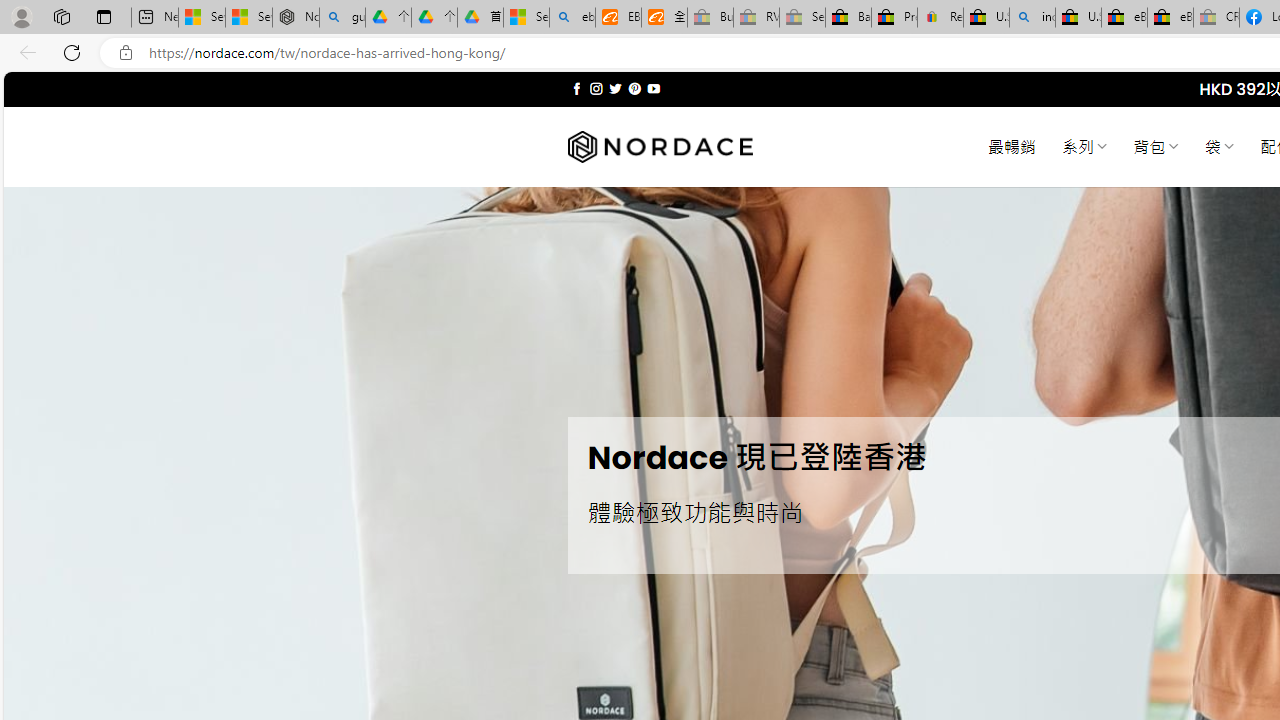  Describe the element at coordinates (633, 88) in the screenshot. I see `'Follow on Pinterest'` at that location.